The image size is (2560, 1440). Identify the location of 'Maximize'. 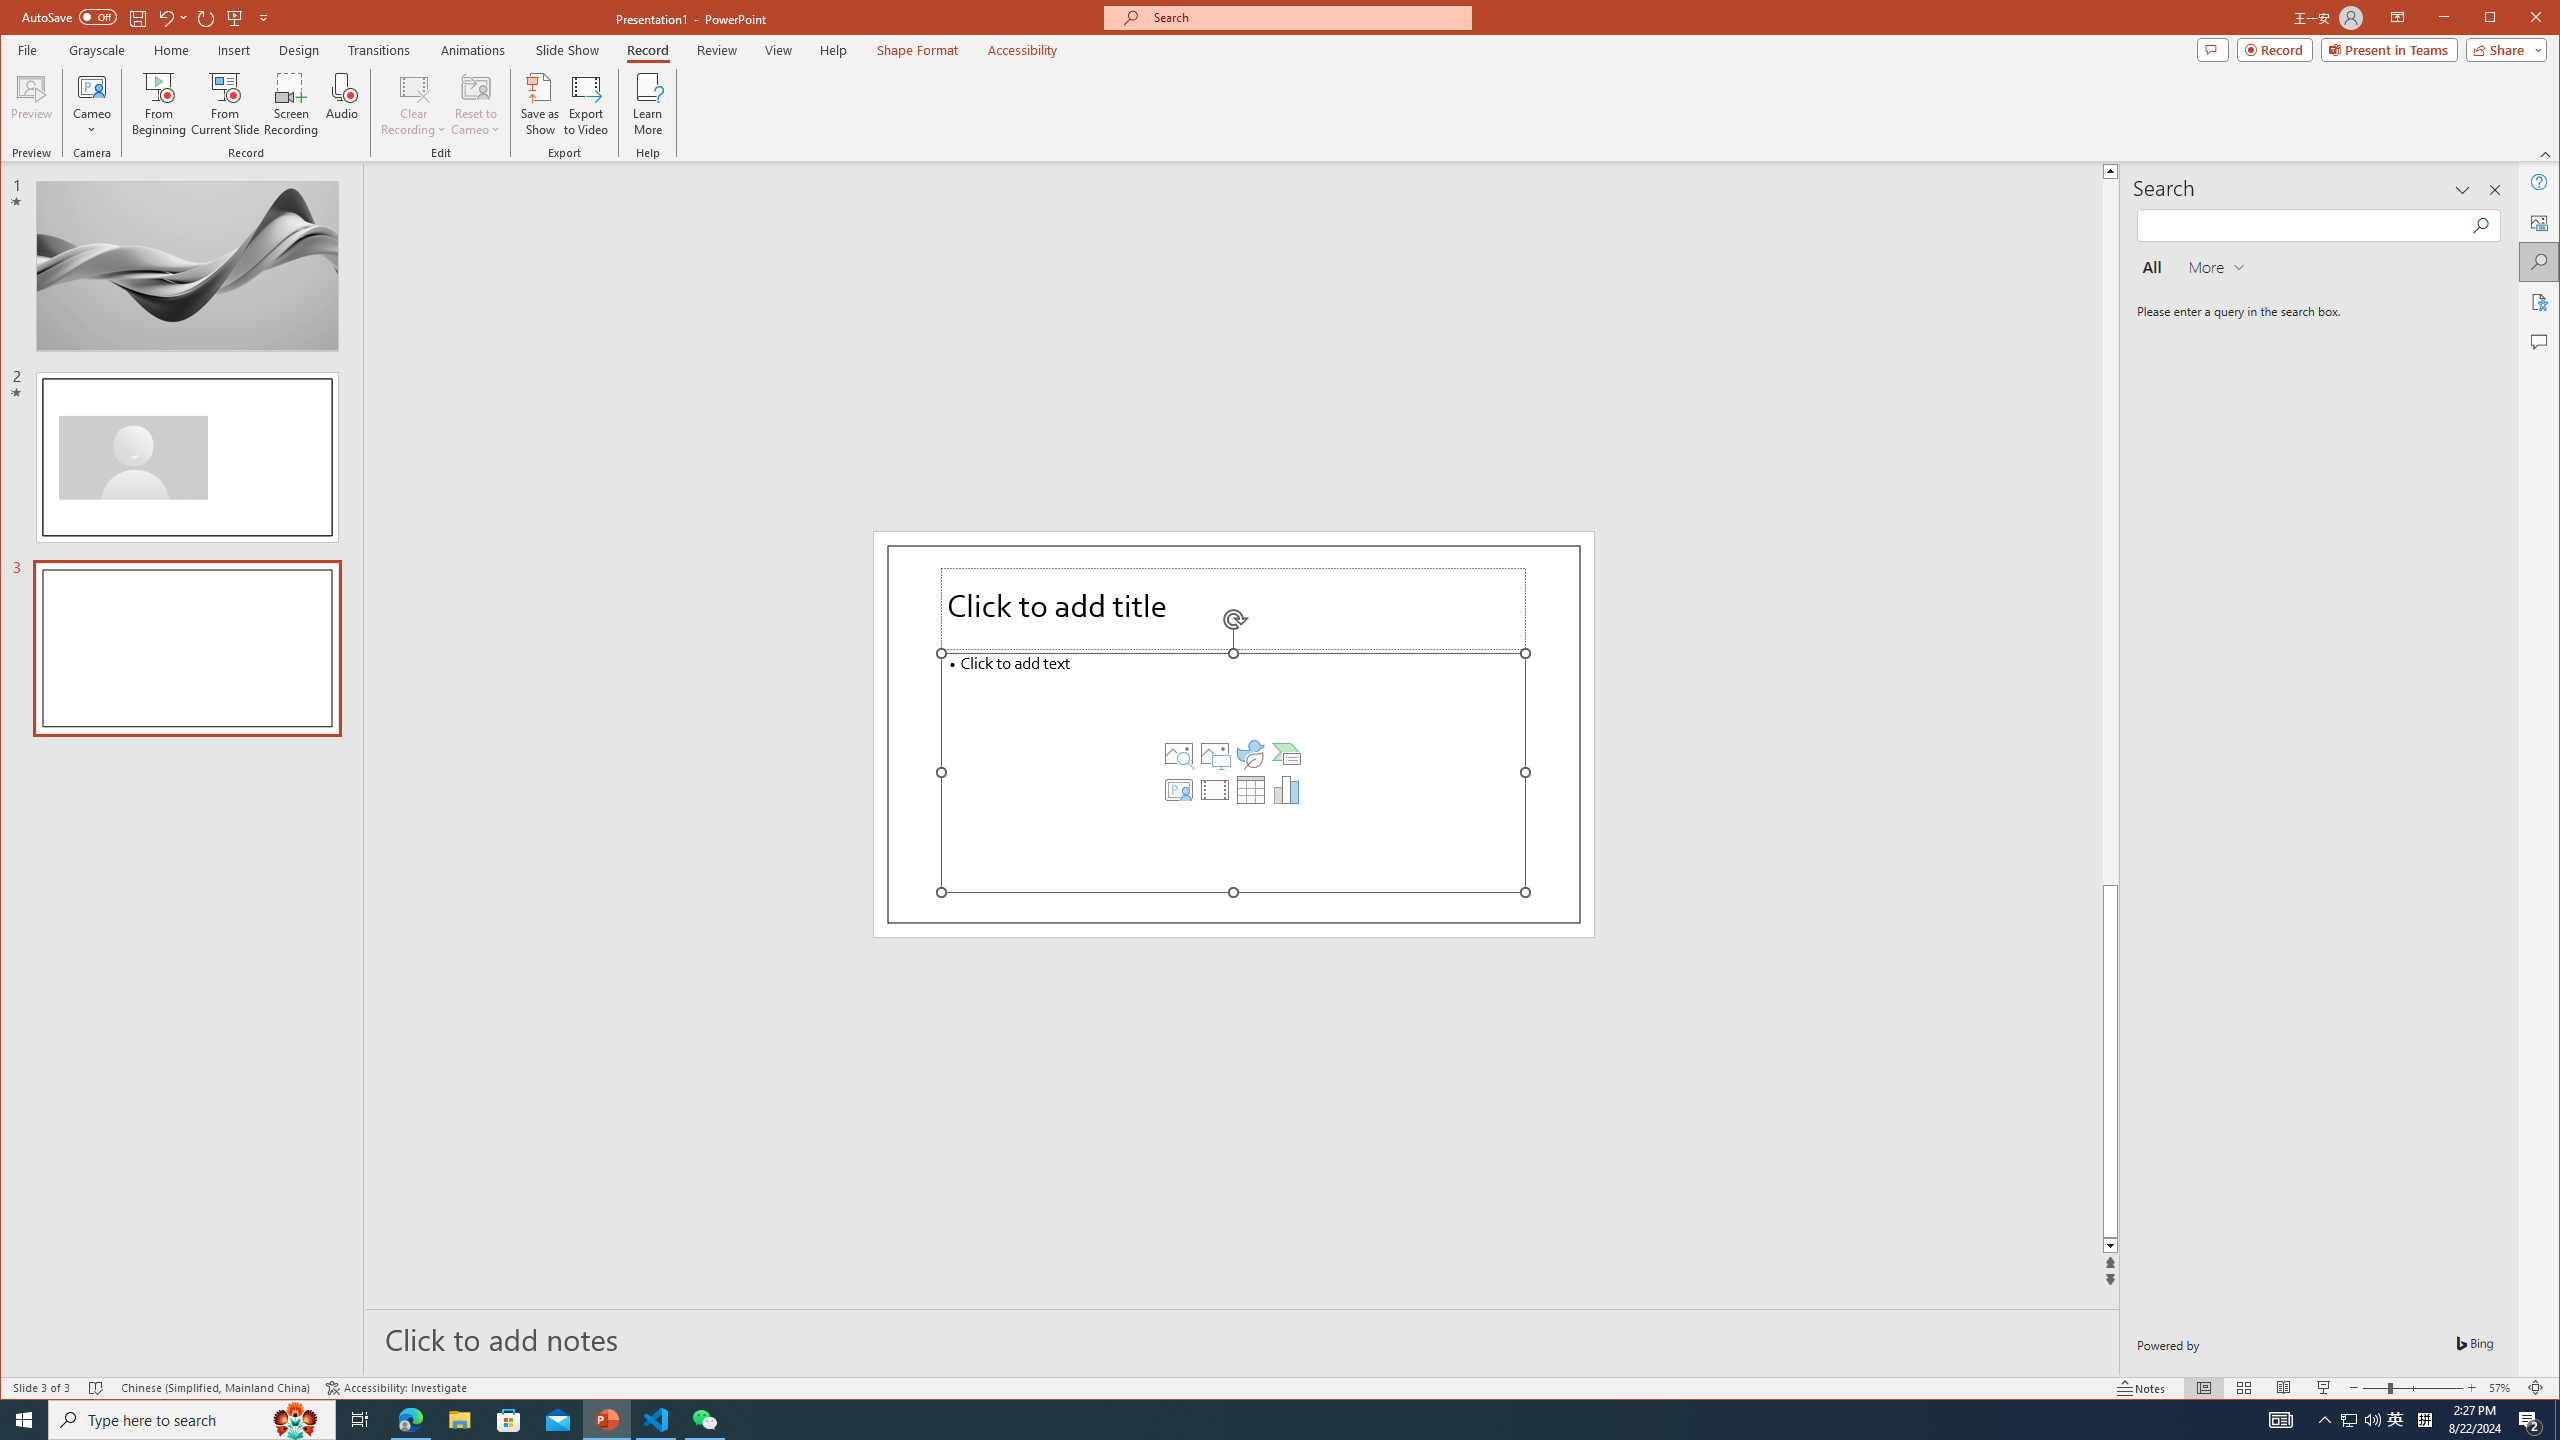
(2519, 19).